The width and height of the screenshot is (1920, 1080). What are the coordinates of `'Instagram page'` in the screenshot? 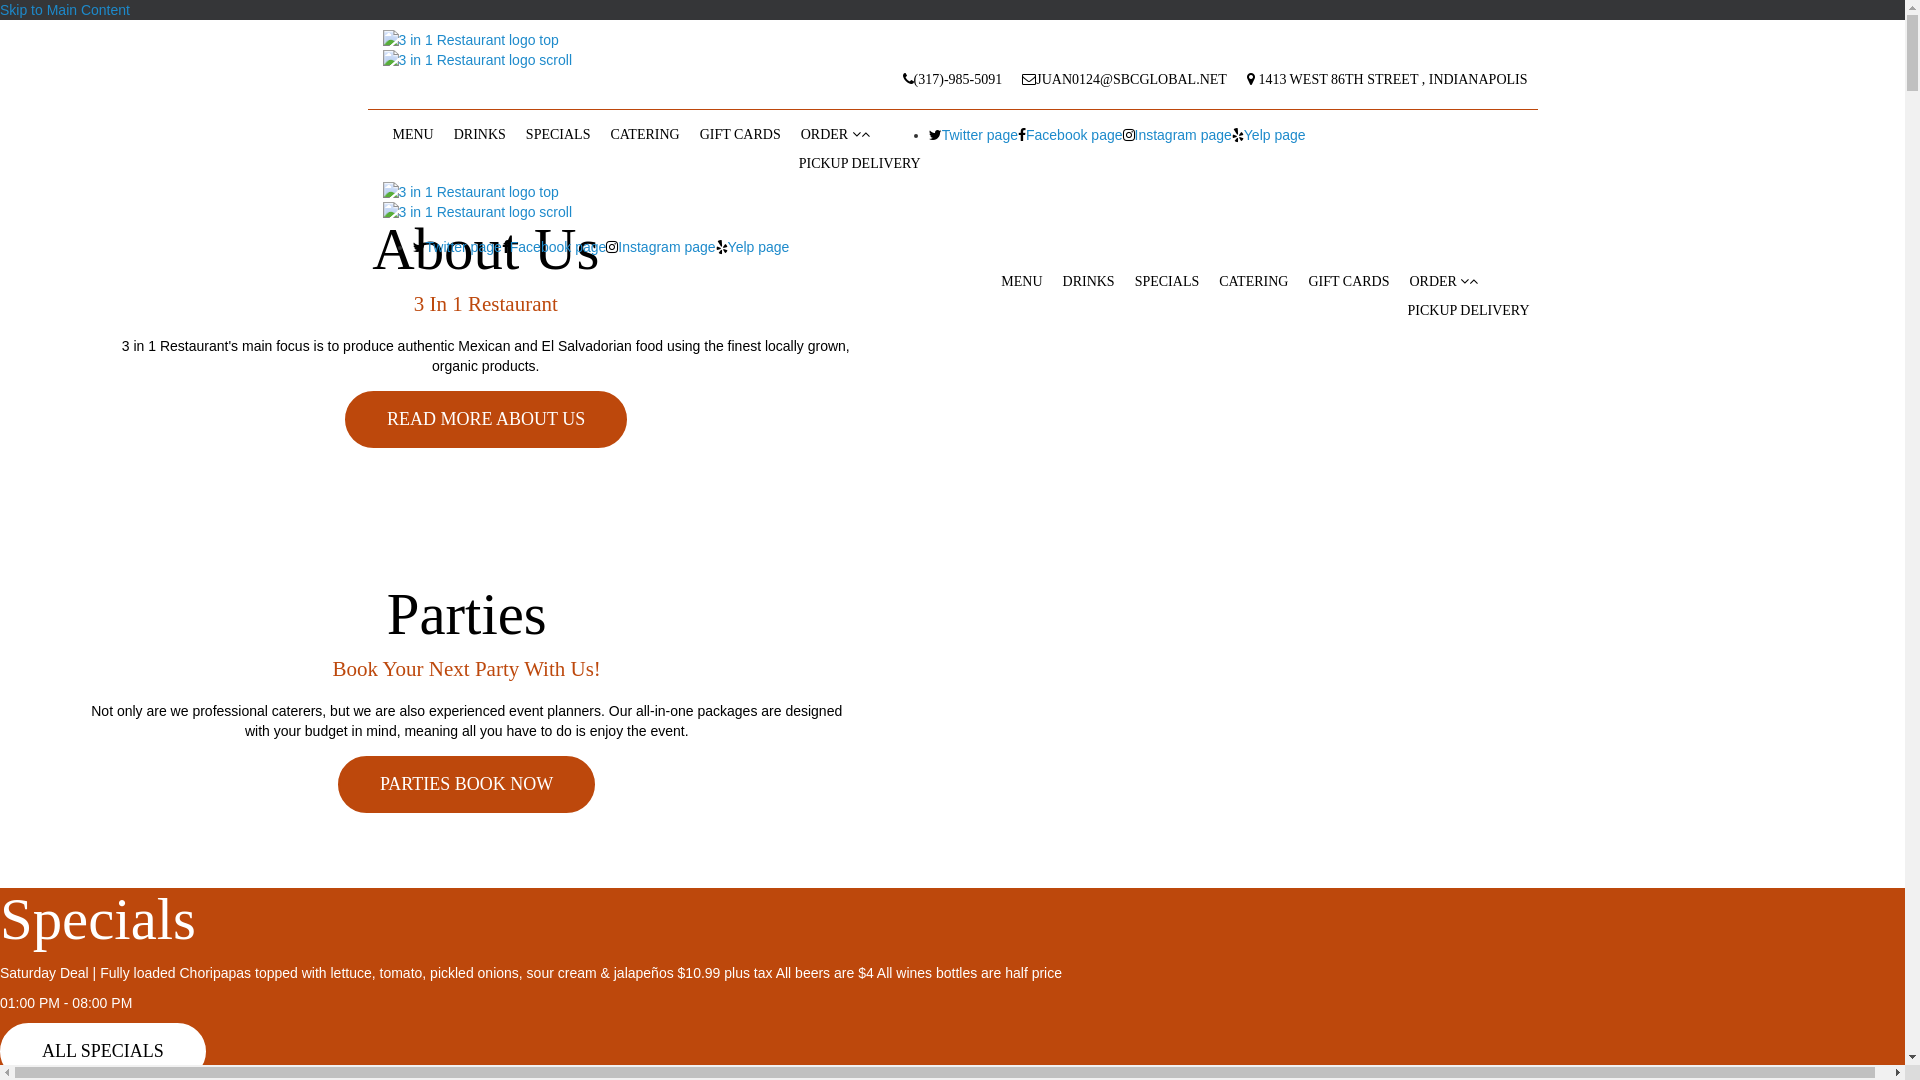 It's located at (660, 245).